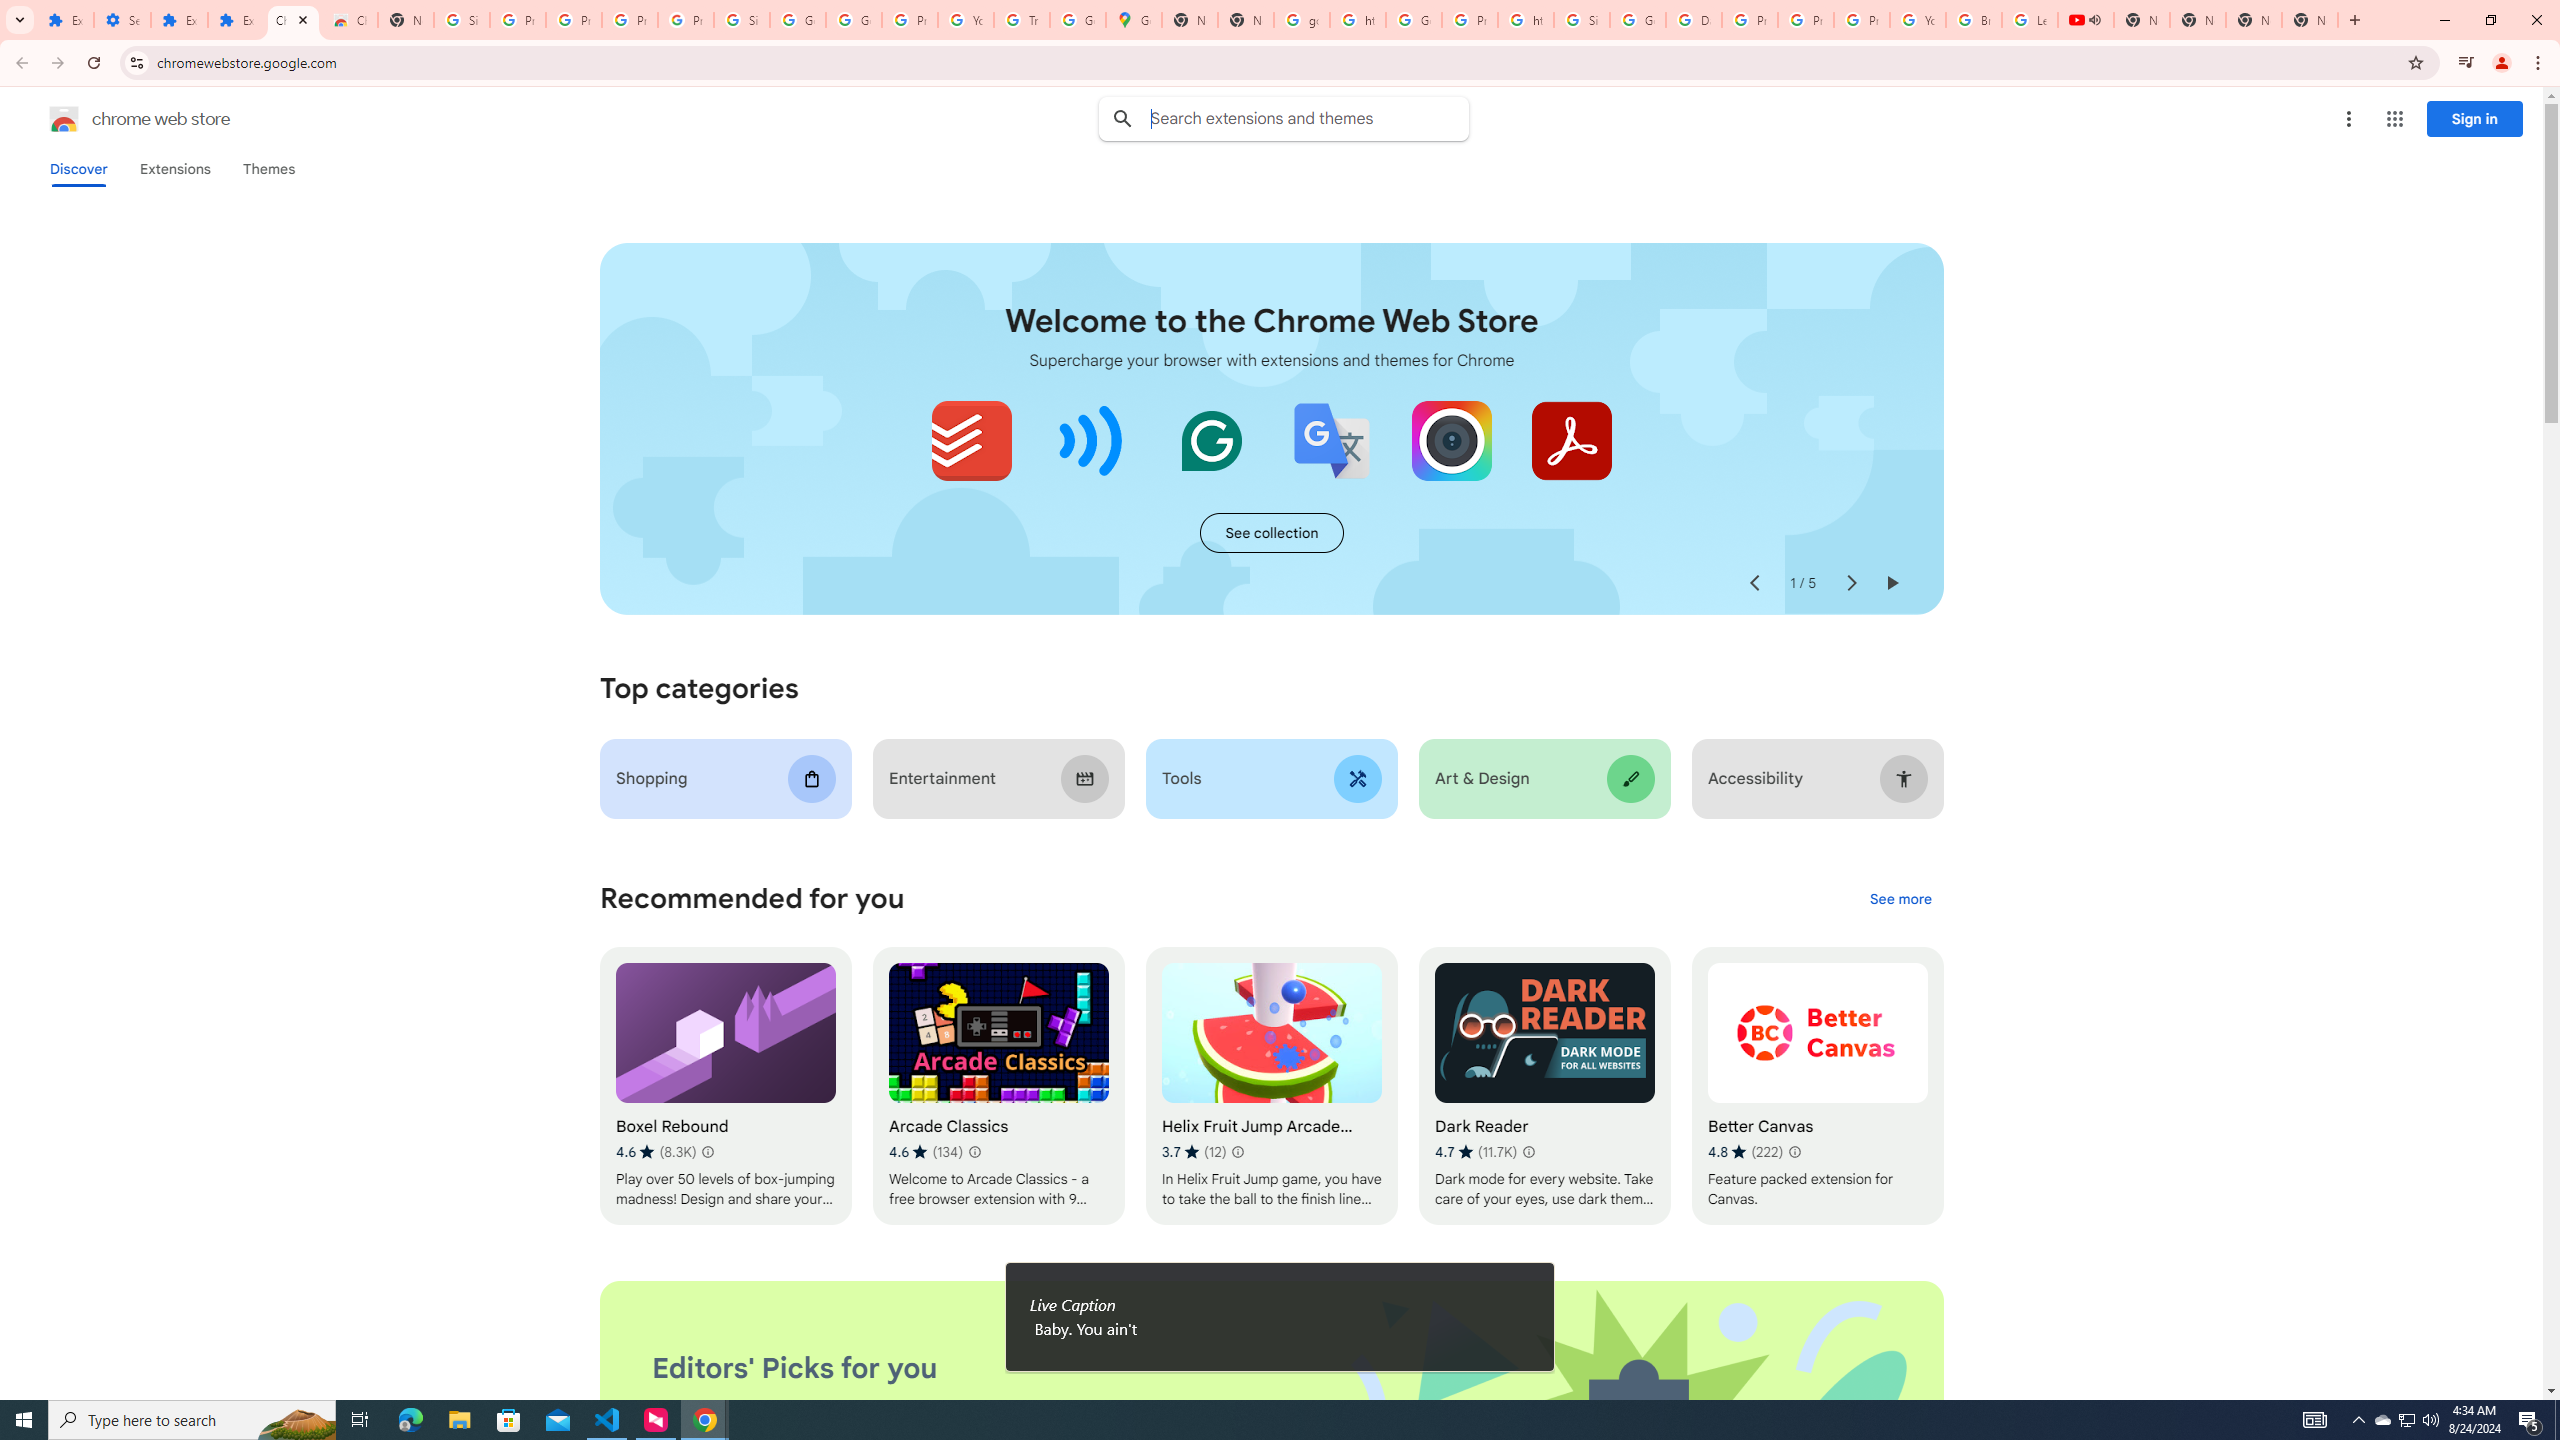  Describe the element at coordinates (118, 118) in the screenshot. I see `'Chrome Web Store logo chrome web store'` at that location.